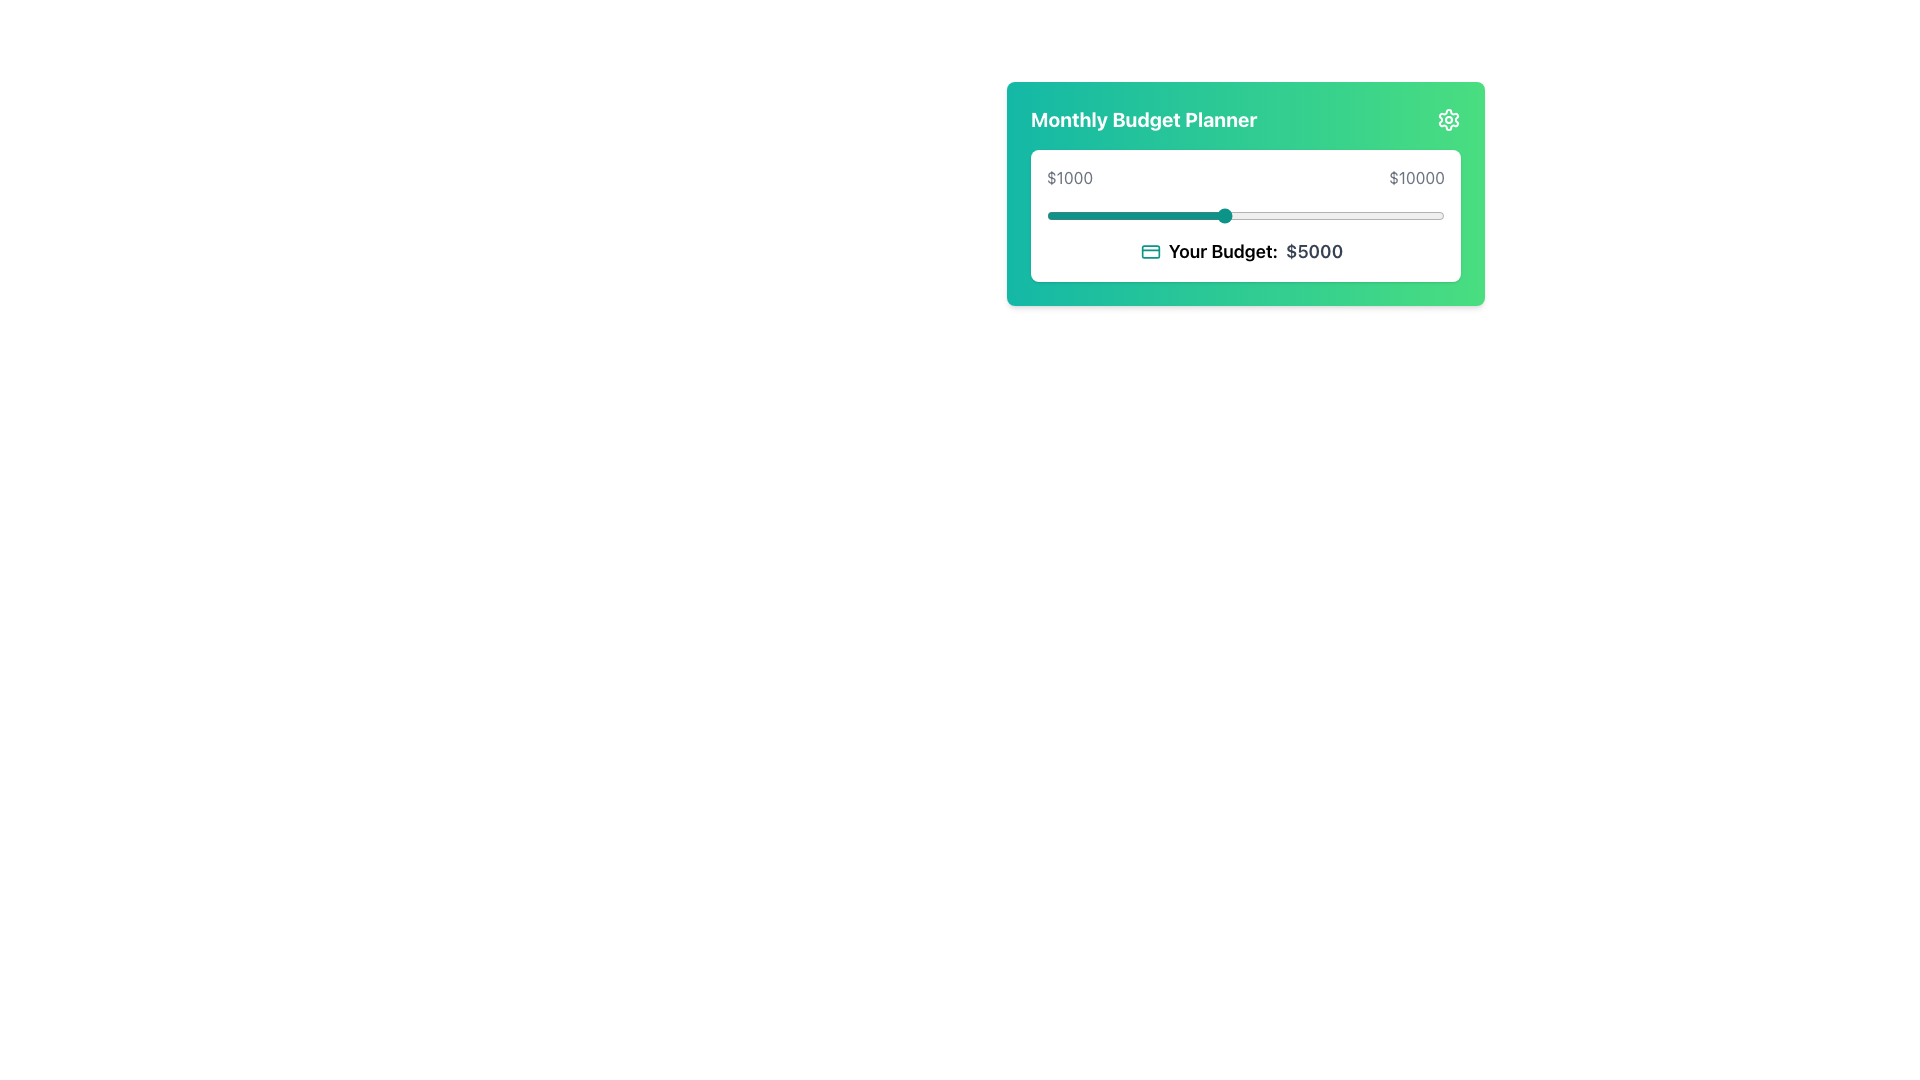 Image resolution: width=1920 pixels, height=1080 pixels. What do you see at coordinates (1144, 119) in the screenshot?
I see `title 'Monthly Budget Planner' from the text label, which is located at the top-left corner of the green card-like interface` at bounding box center [1144, 119].